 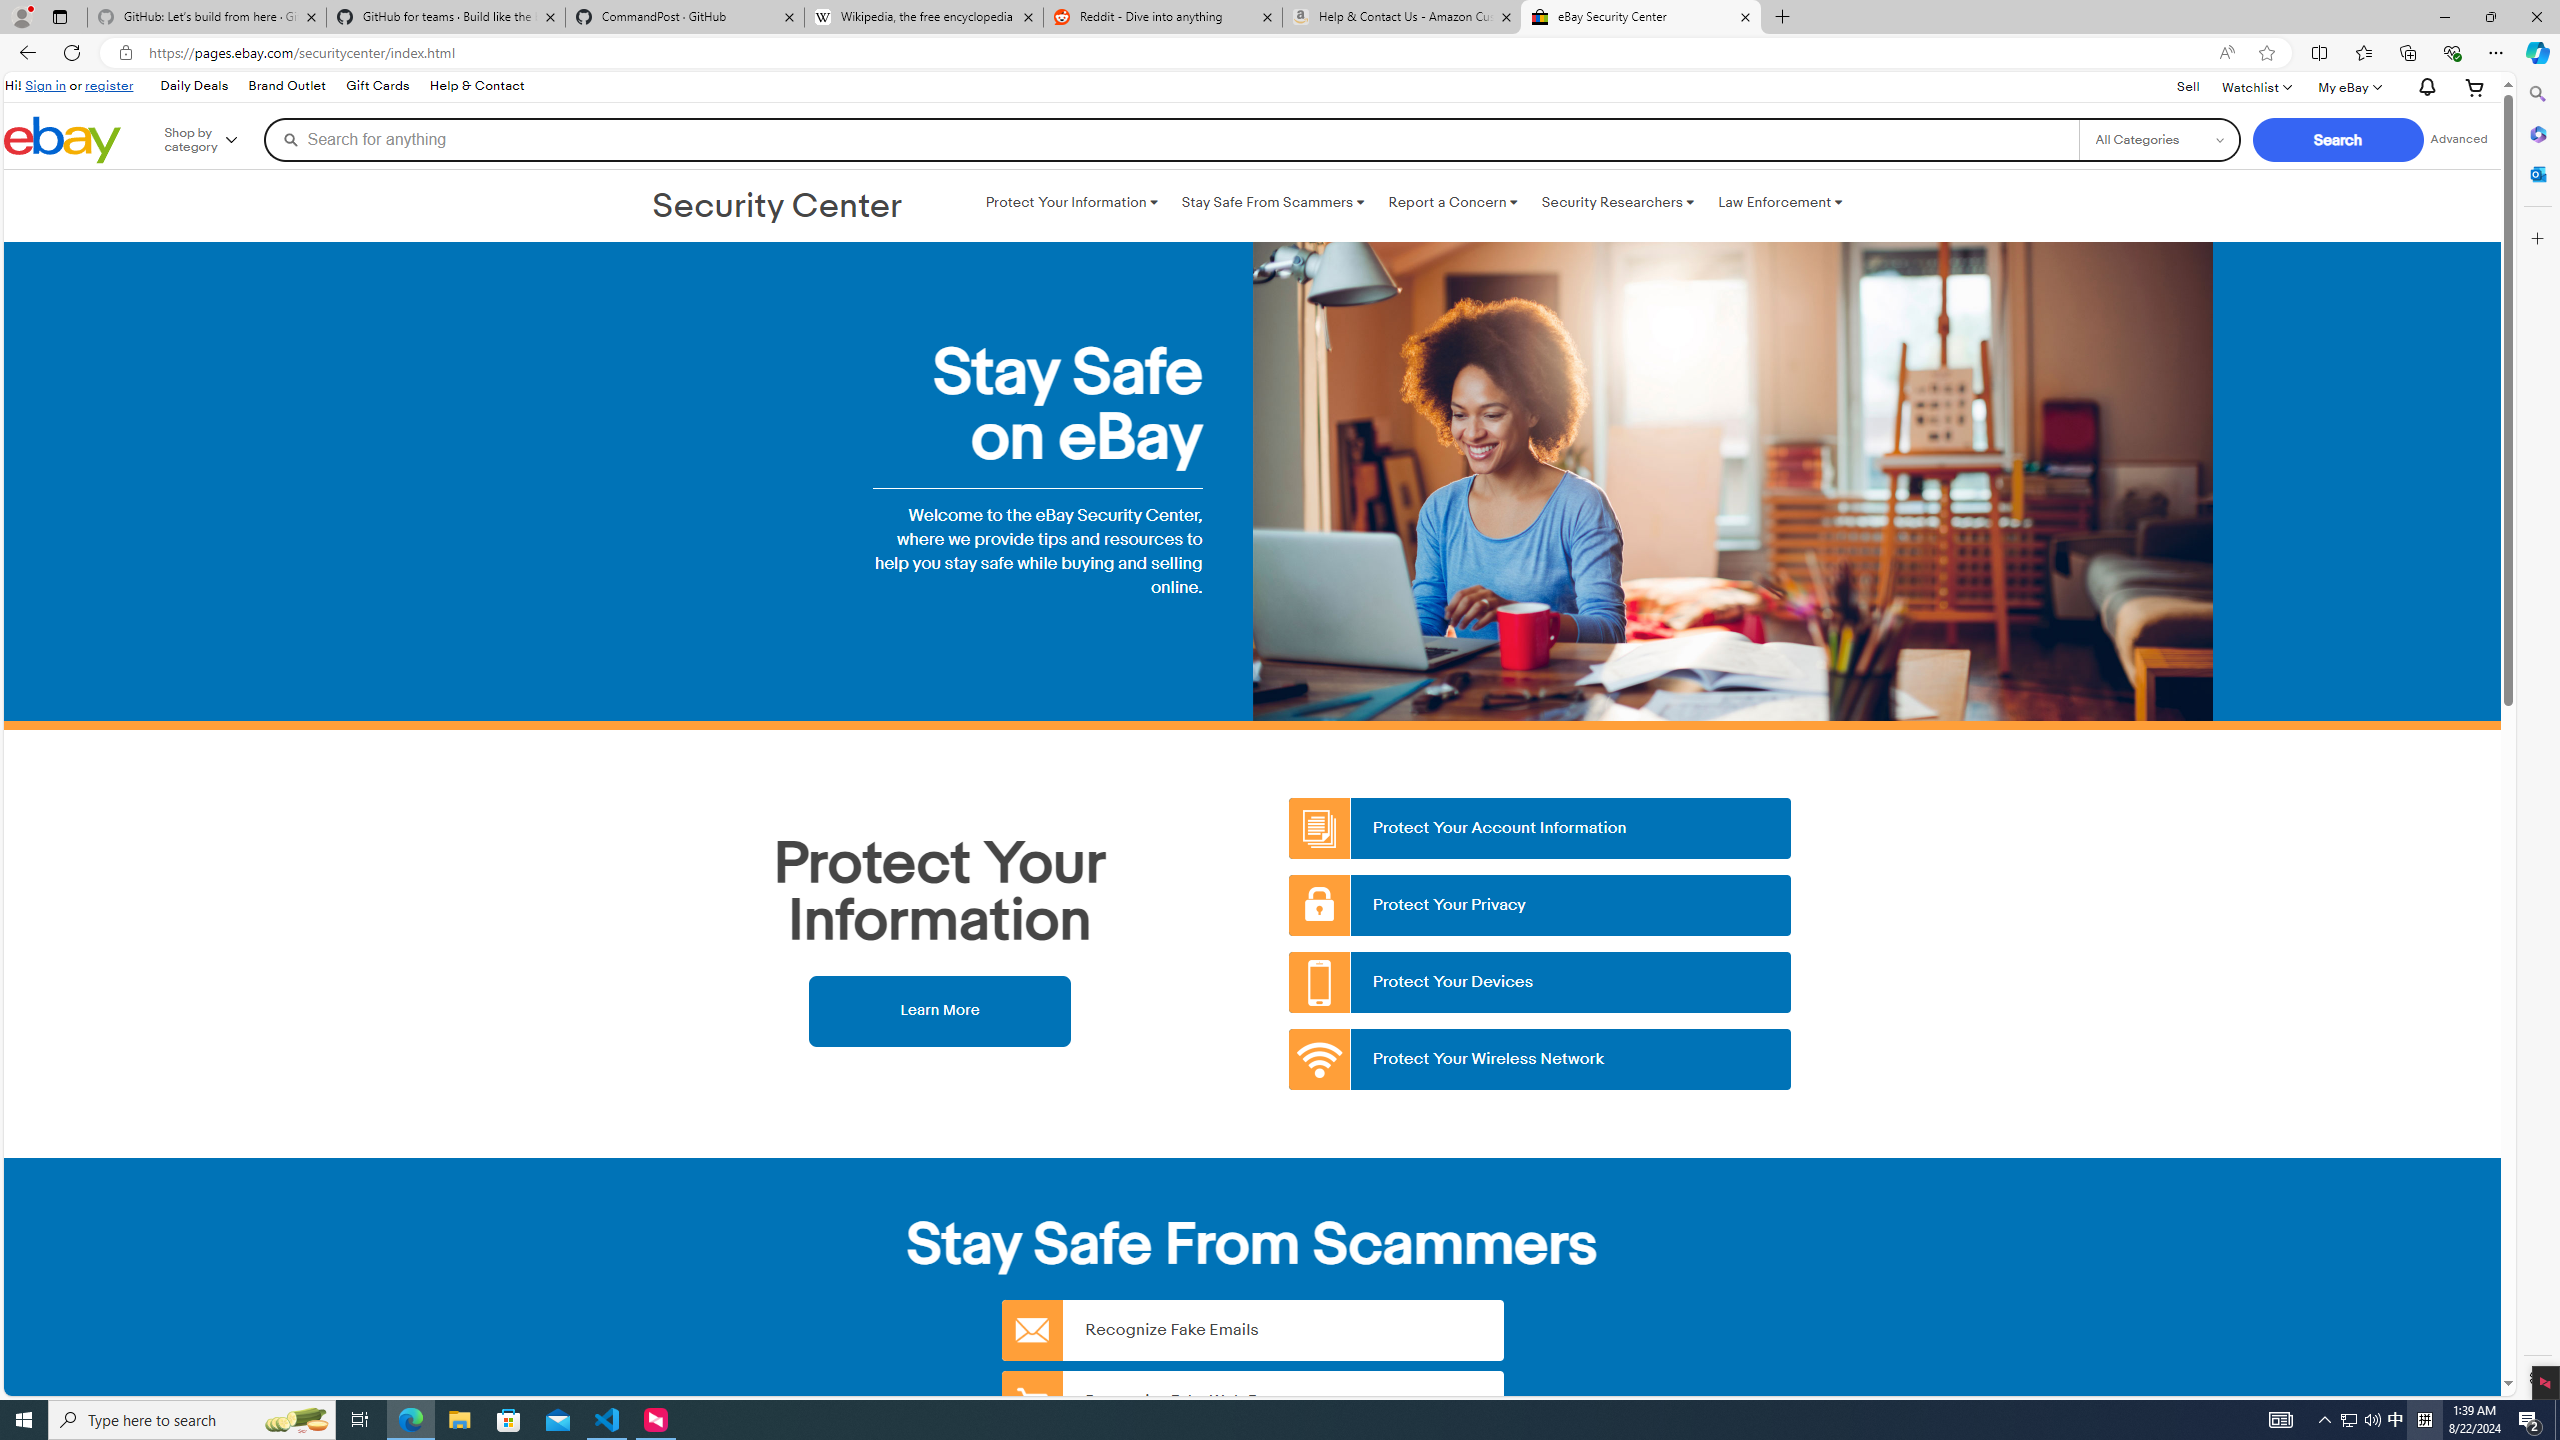 What do you see at coordinates (1451, 202) in the screenshot?
I see `'Report a Concern '` at bounding box center [1451, 202].